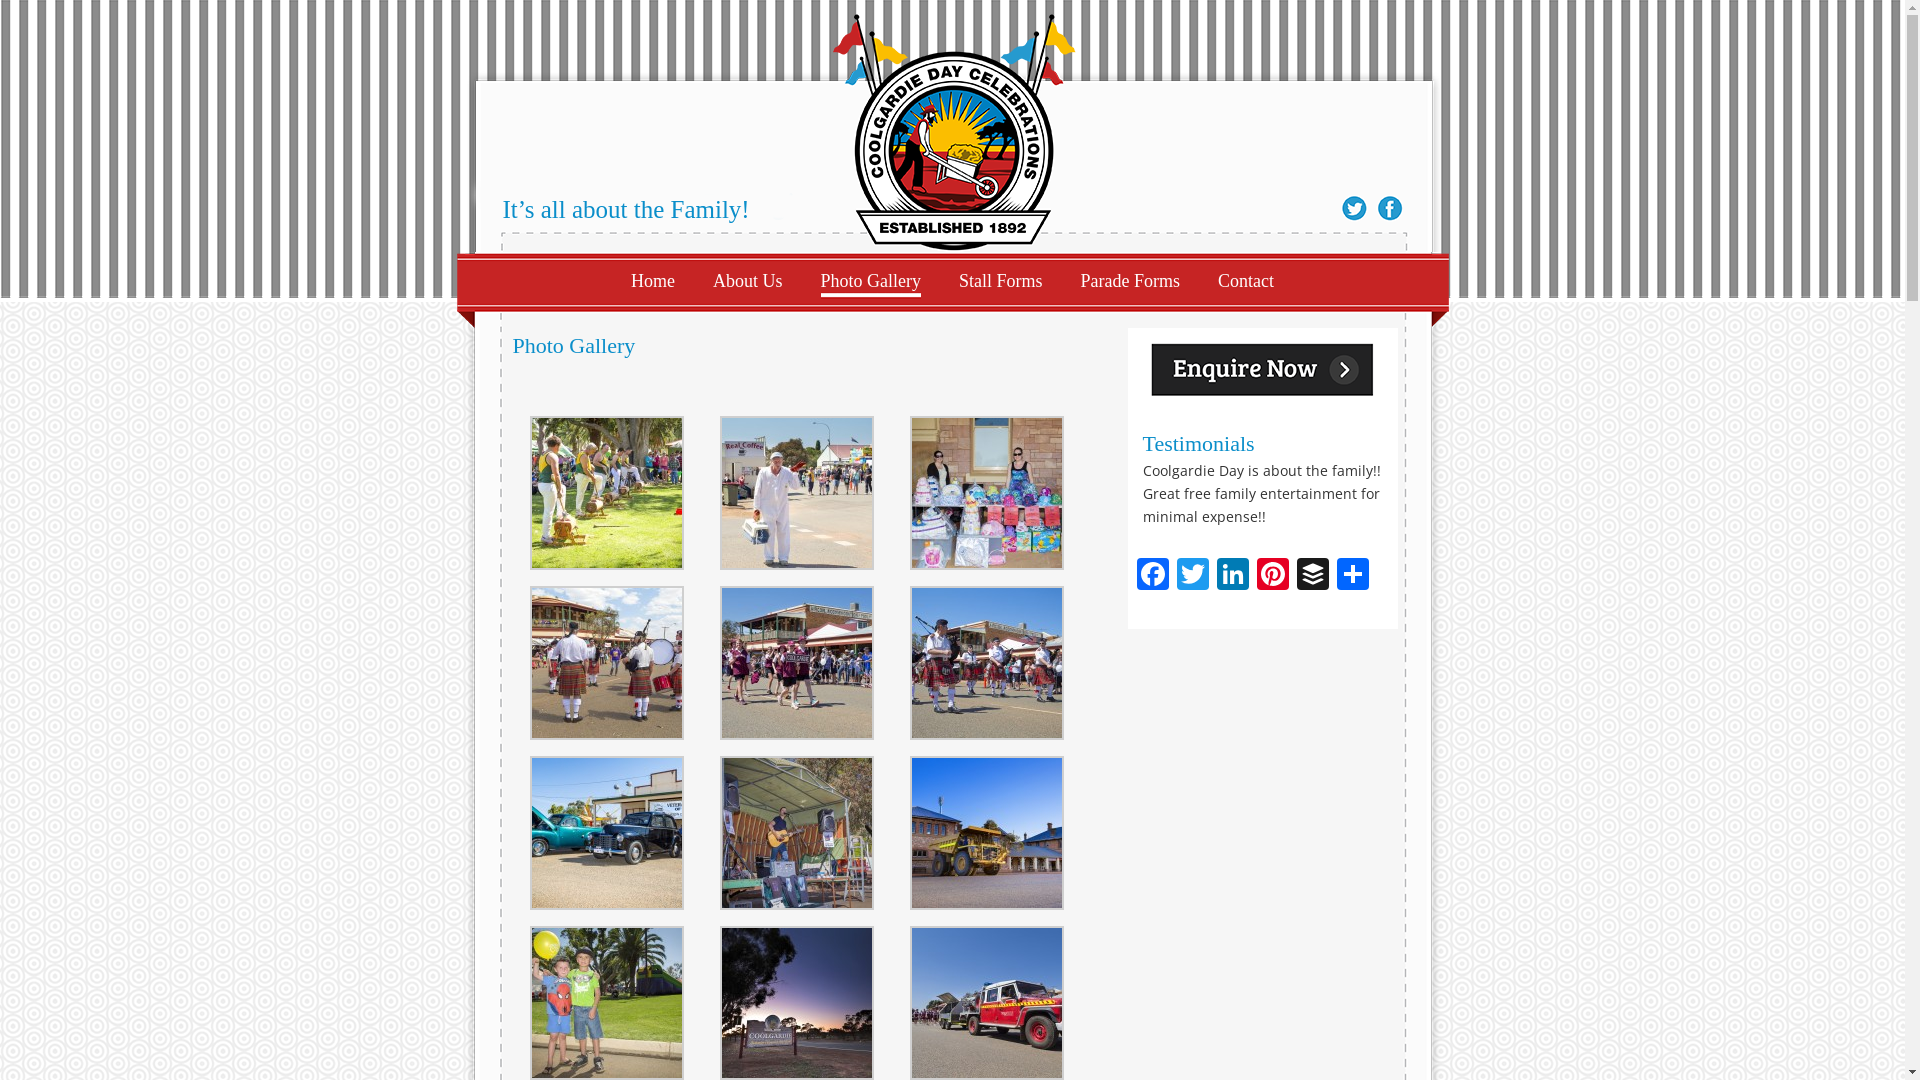 This screenshot has height=1080, width=1920. I want to click on 'Buffer', so click(1291, 575).